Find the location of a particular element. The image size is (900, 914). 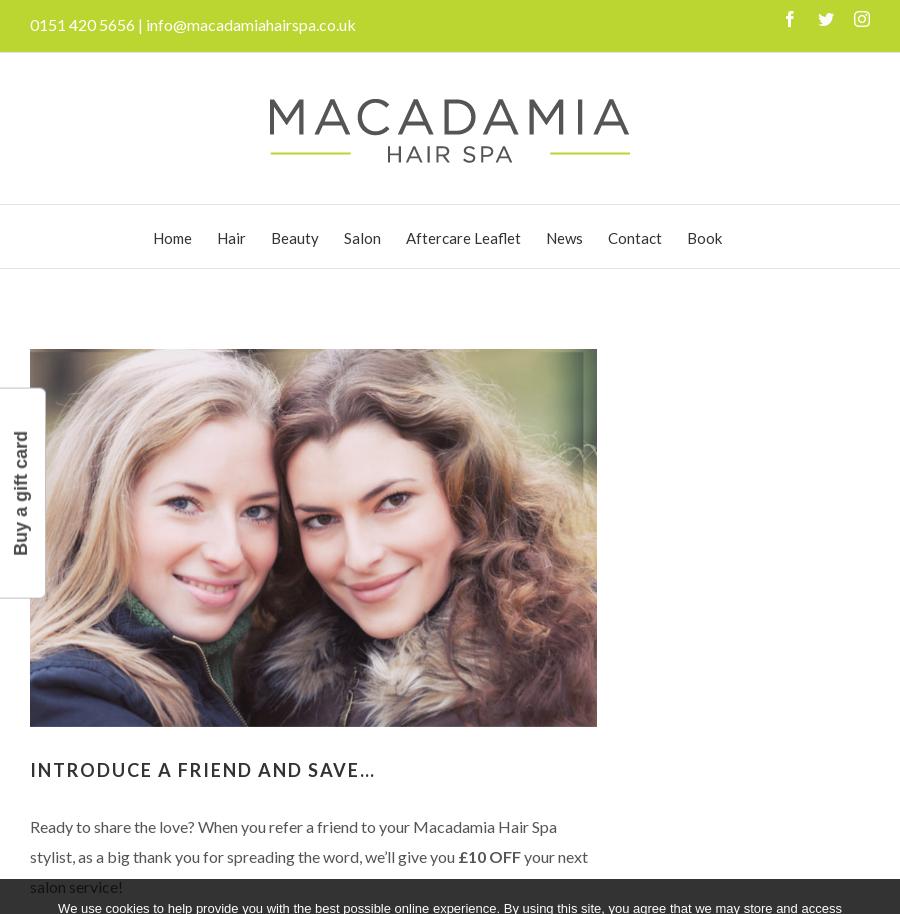

'Salon' is located at coordinates (362, 236).